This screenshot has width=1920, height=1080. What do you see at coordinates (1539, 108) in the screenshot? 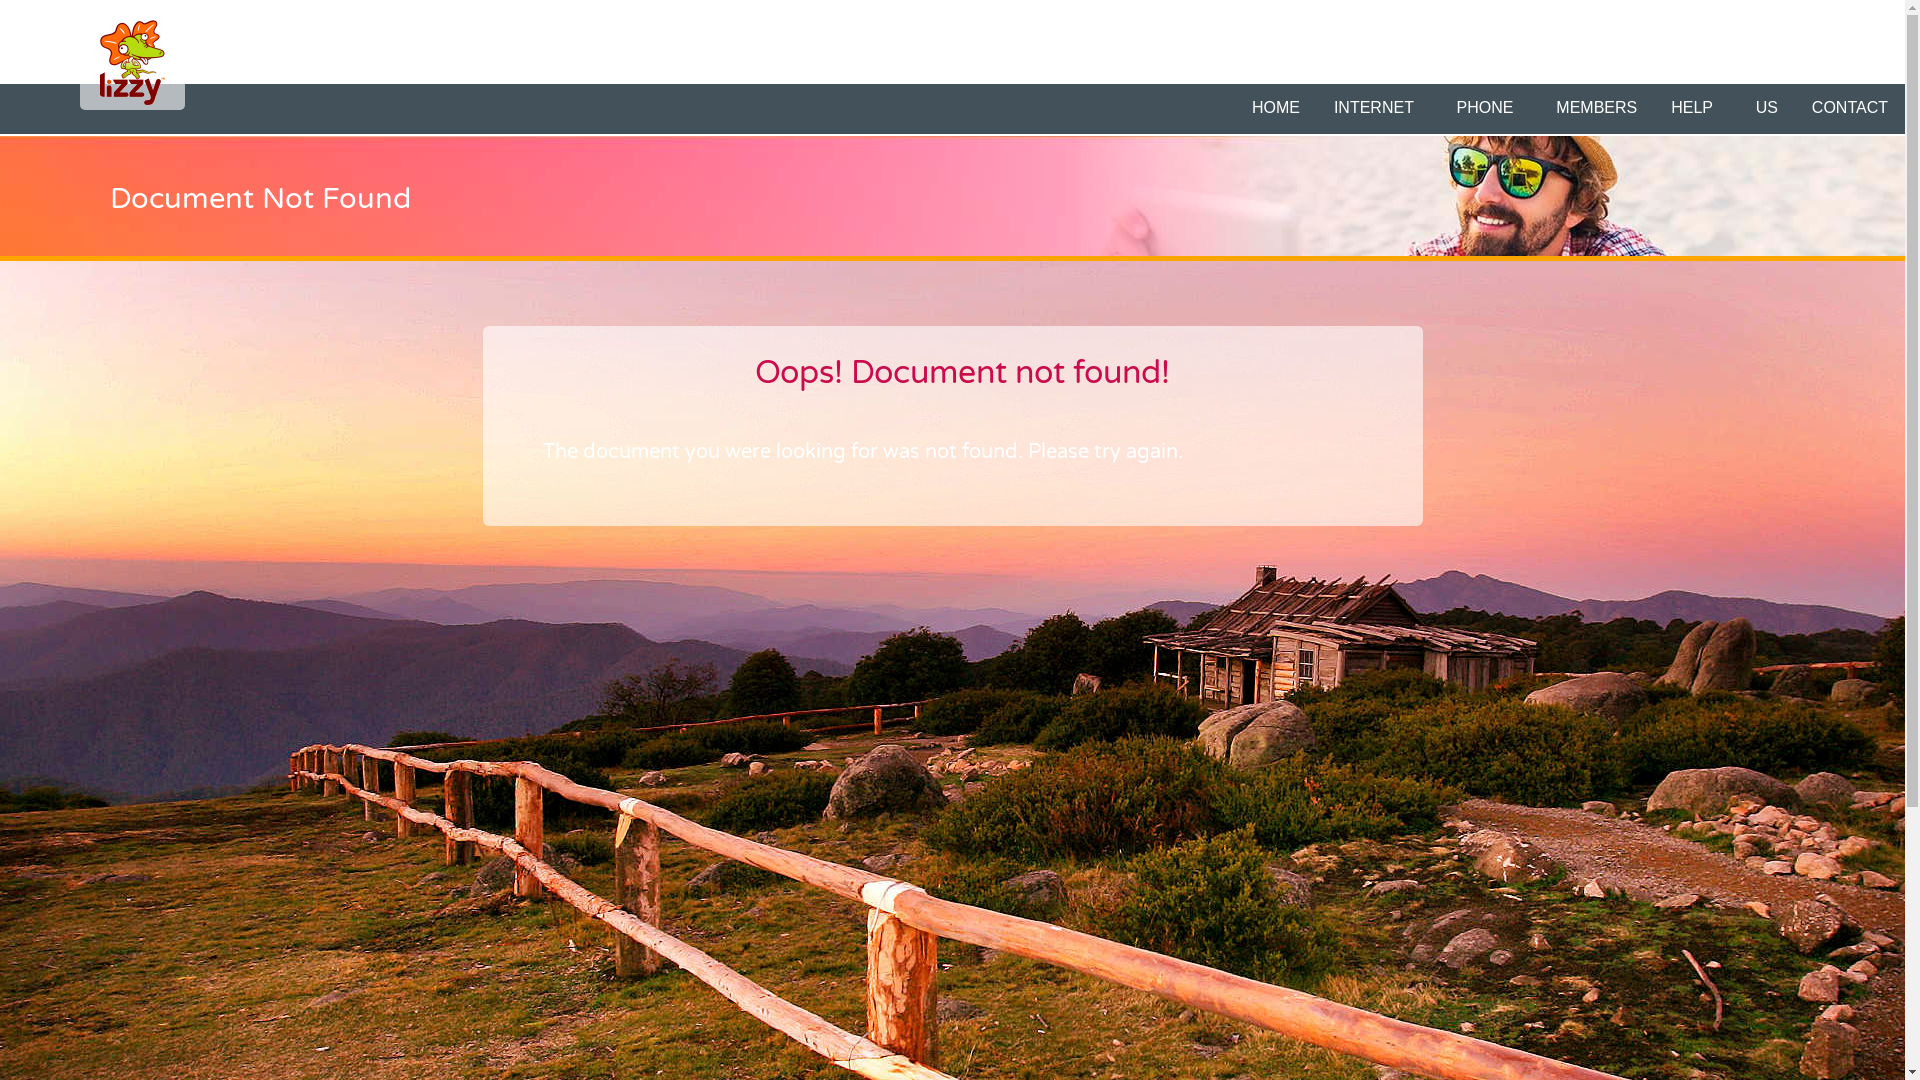
I see `'MEMBERS'` at bounding box center [1539, 108].